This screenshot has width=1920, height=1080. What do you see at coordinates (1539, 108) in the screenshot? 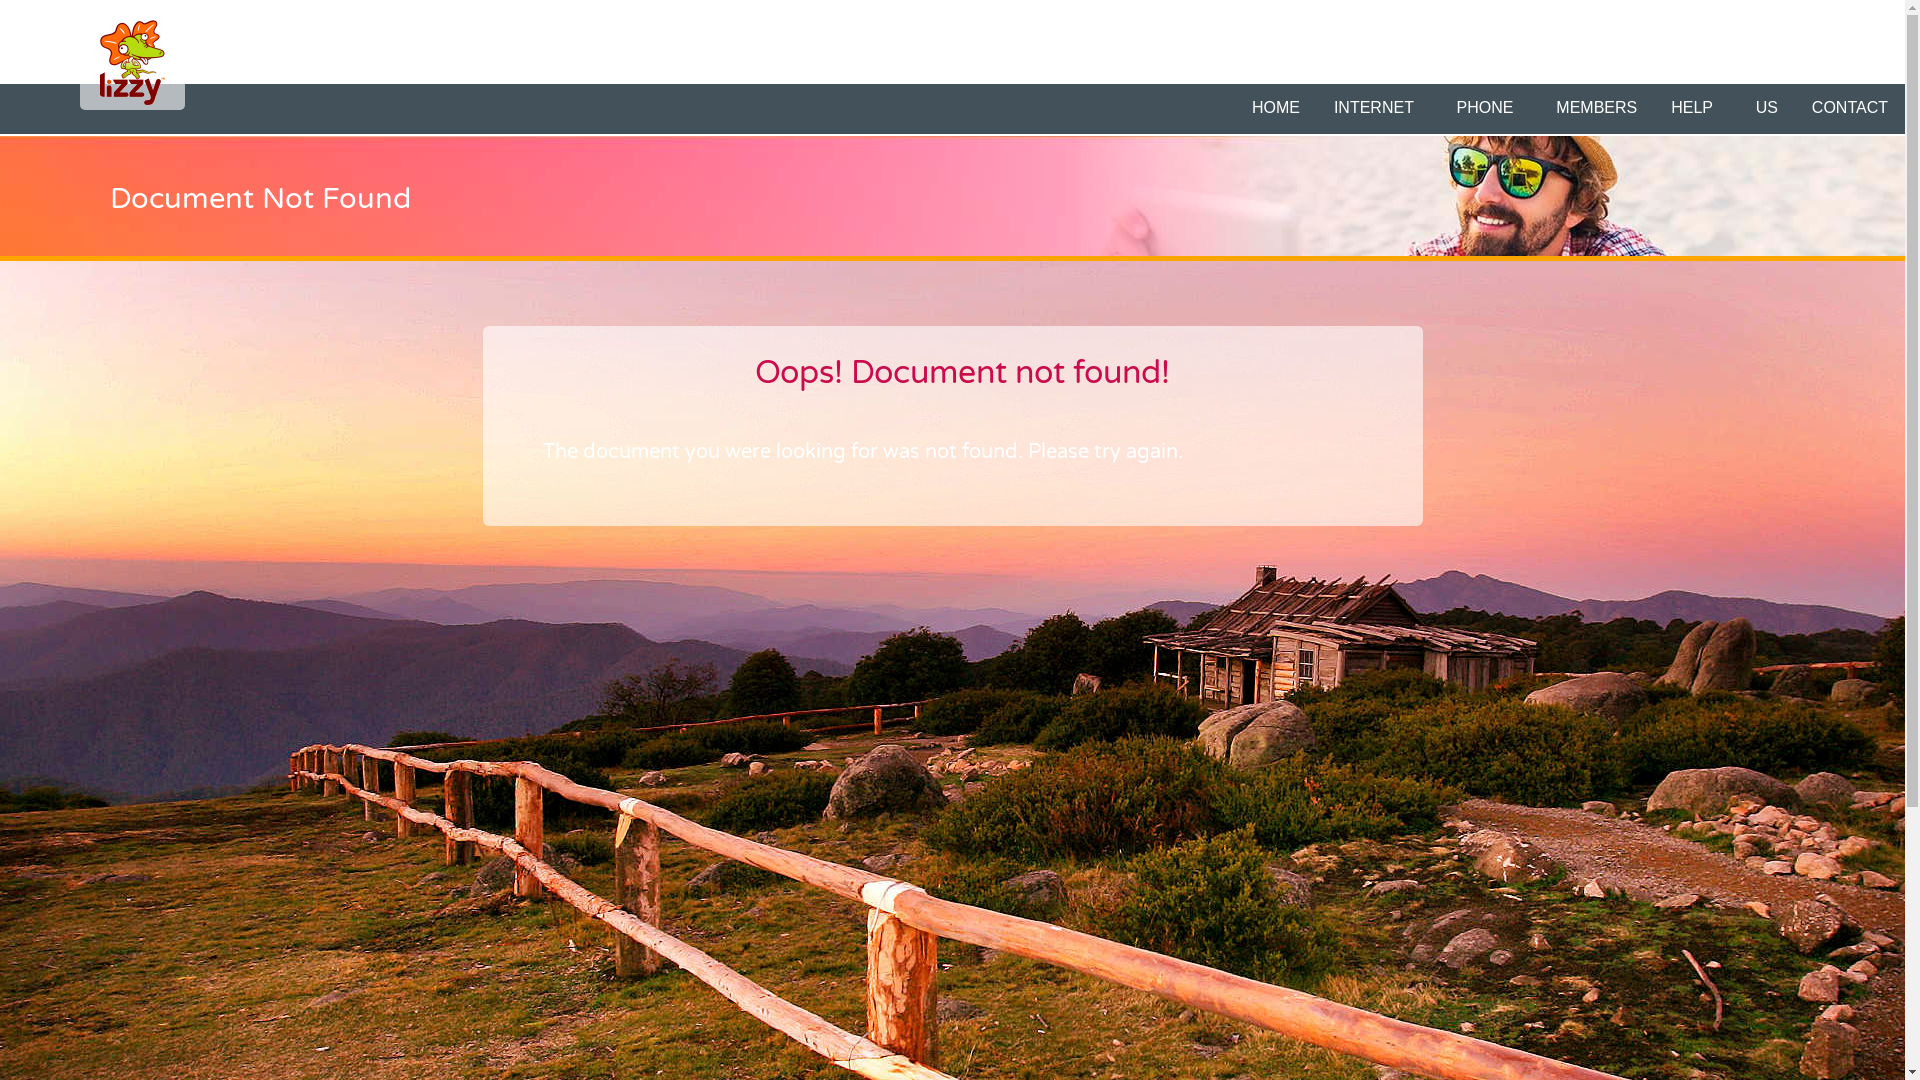
I see `'MEMBERS'` at bounding box center [1539, 108].